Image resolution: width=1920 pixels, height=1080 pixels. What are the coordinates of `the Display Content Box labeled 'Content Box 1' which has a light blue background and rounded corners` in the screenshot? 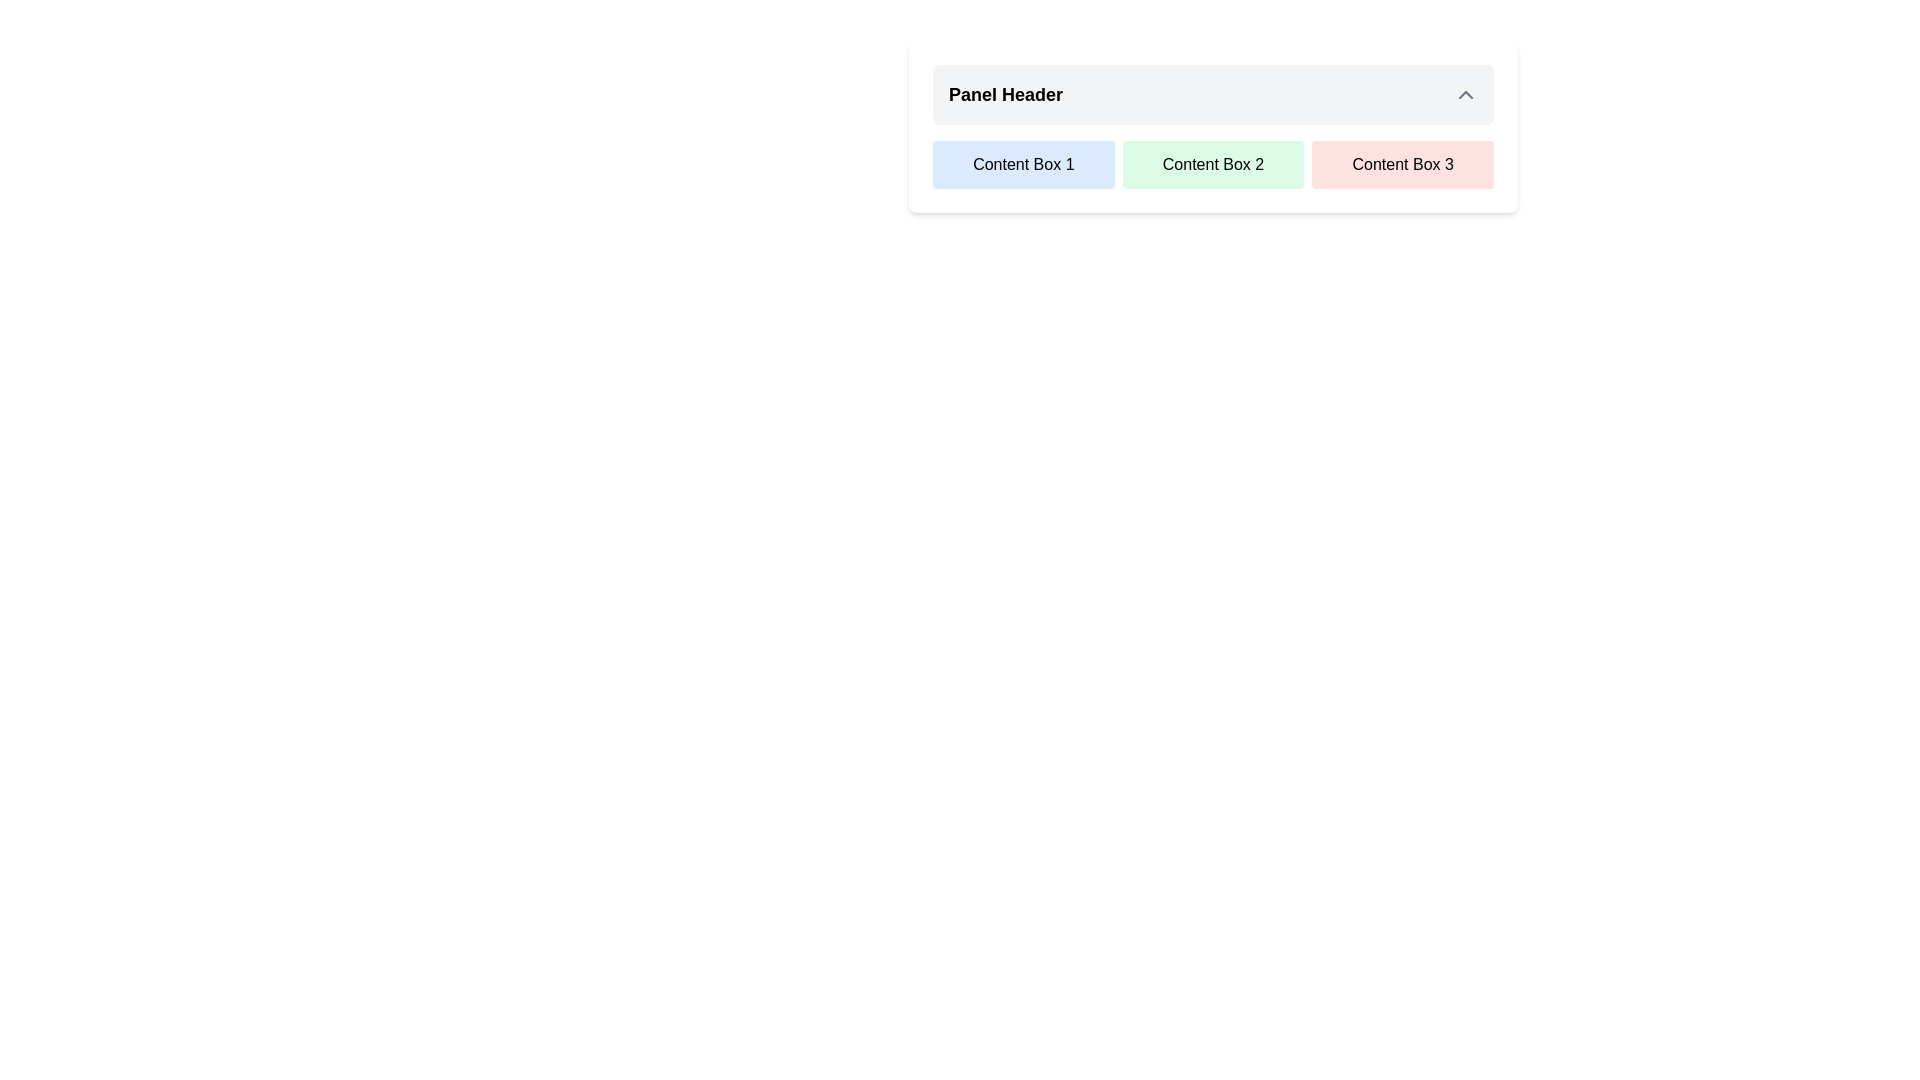 It's located at (1023, 164).